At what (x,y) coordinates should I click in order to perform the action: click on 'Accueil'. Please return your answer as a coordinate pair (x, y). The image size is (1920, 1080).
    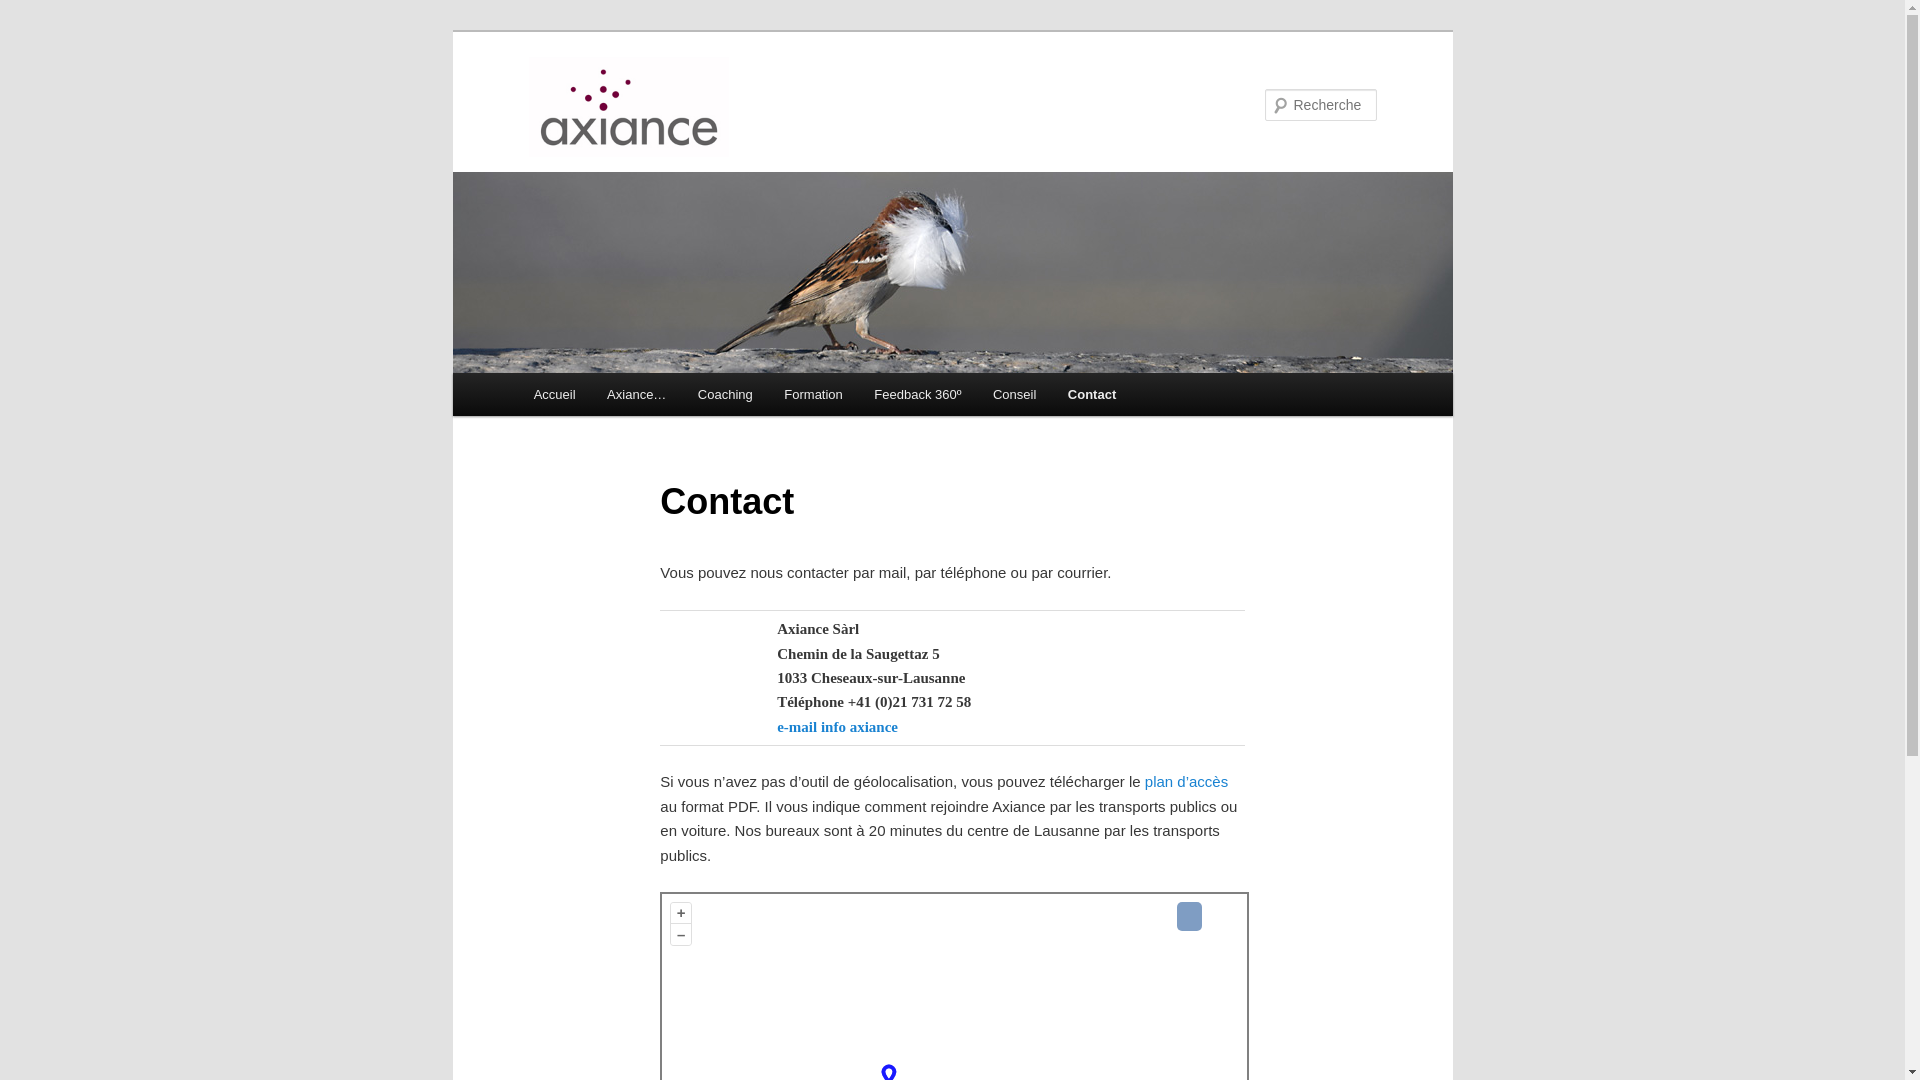
    Looking at the image, I should click on (554, 394).